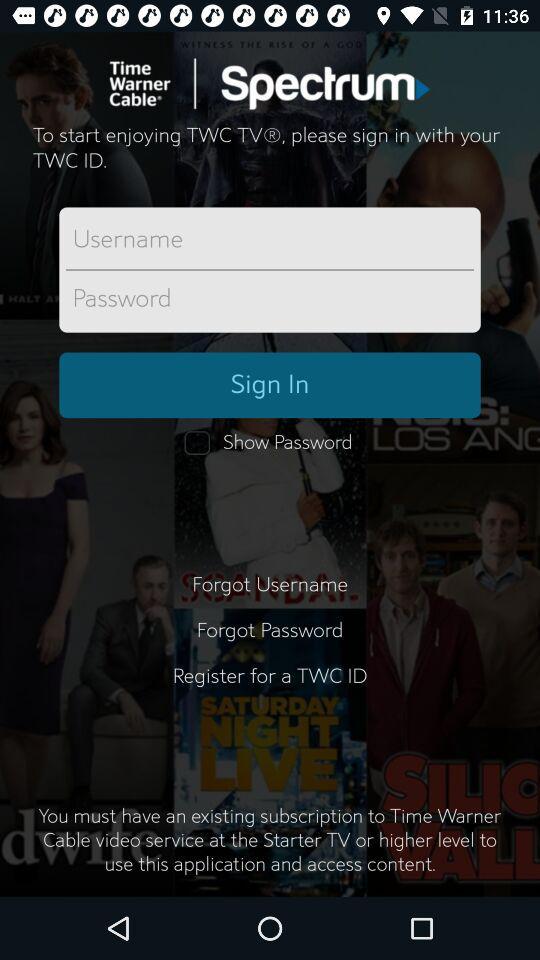 This screenshot has width=540, height=960. What do you see at coordinates (269, 443) in the screenshot?
I see `show password` at bounding box center [269, 443].